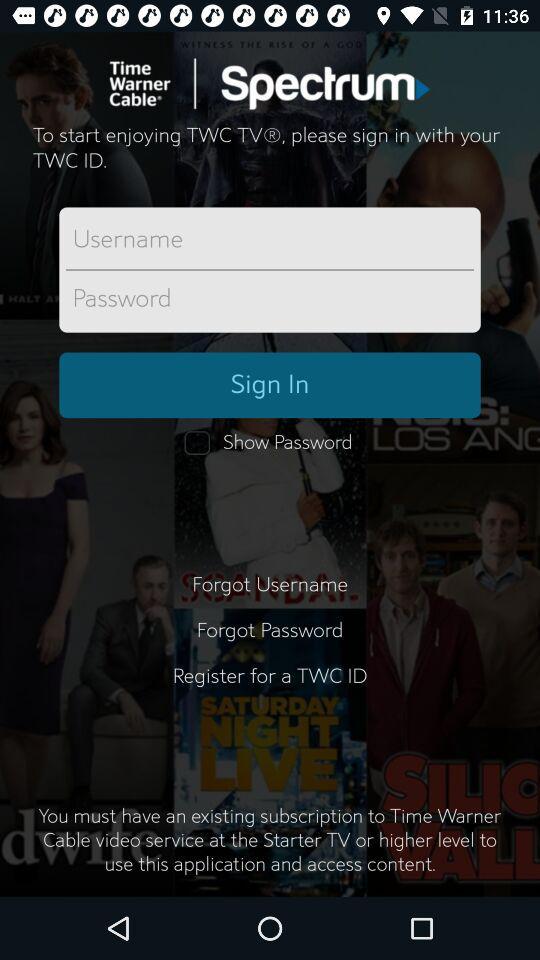 This screenshot has width=540, height=960. What do you see at coordinates (269, 443) in the screenshot?
I see `show password` at bounding box center [269, 443].